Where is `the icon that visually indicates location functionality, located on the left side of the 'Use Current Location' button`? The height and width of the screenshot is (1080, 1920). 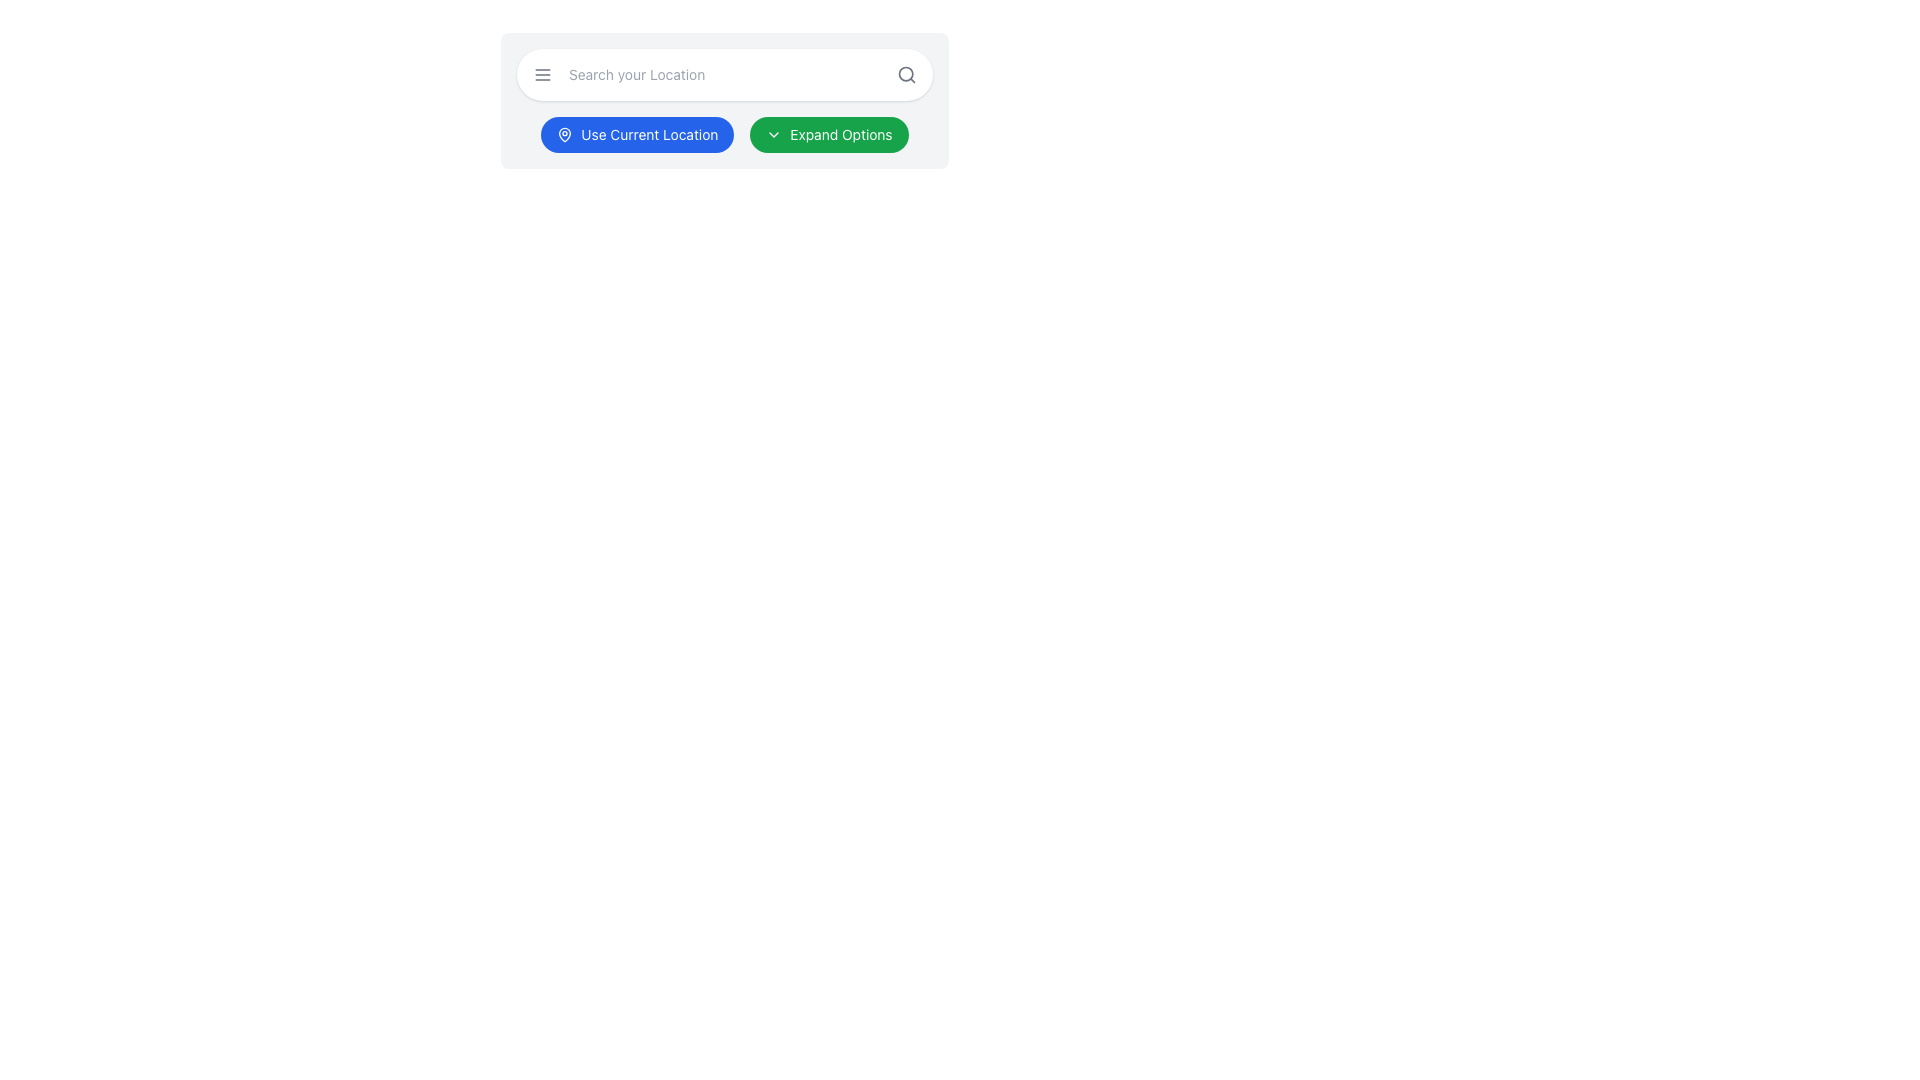 the icon that visually indicates location functionality, located on the left side of the 'Use Current Location' button is located at coordinates (564, 135).